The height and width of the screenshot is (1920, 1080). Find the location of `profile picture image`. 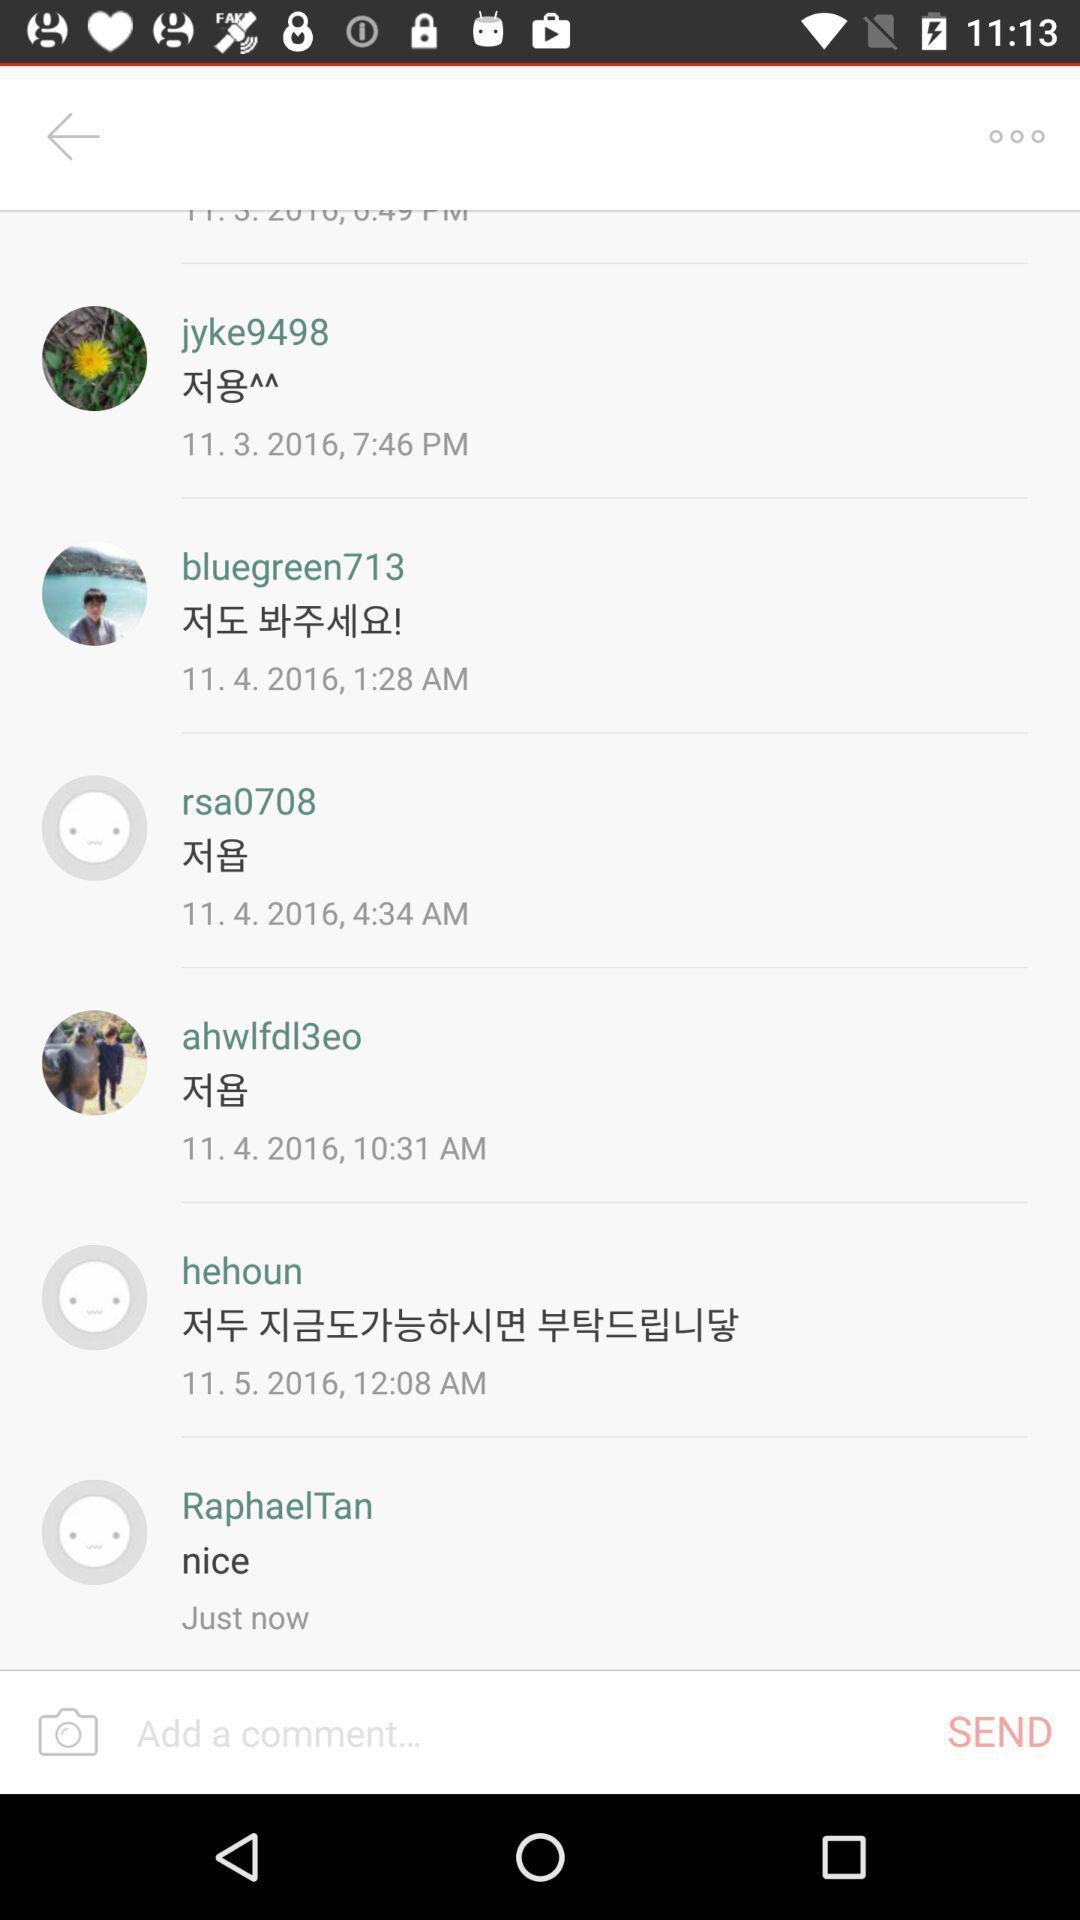

profile picture image is located at coordinates (94, 1297).